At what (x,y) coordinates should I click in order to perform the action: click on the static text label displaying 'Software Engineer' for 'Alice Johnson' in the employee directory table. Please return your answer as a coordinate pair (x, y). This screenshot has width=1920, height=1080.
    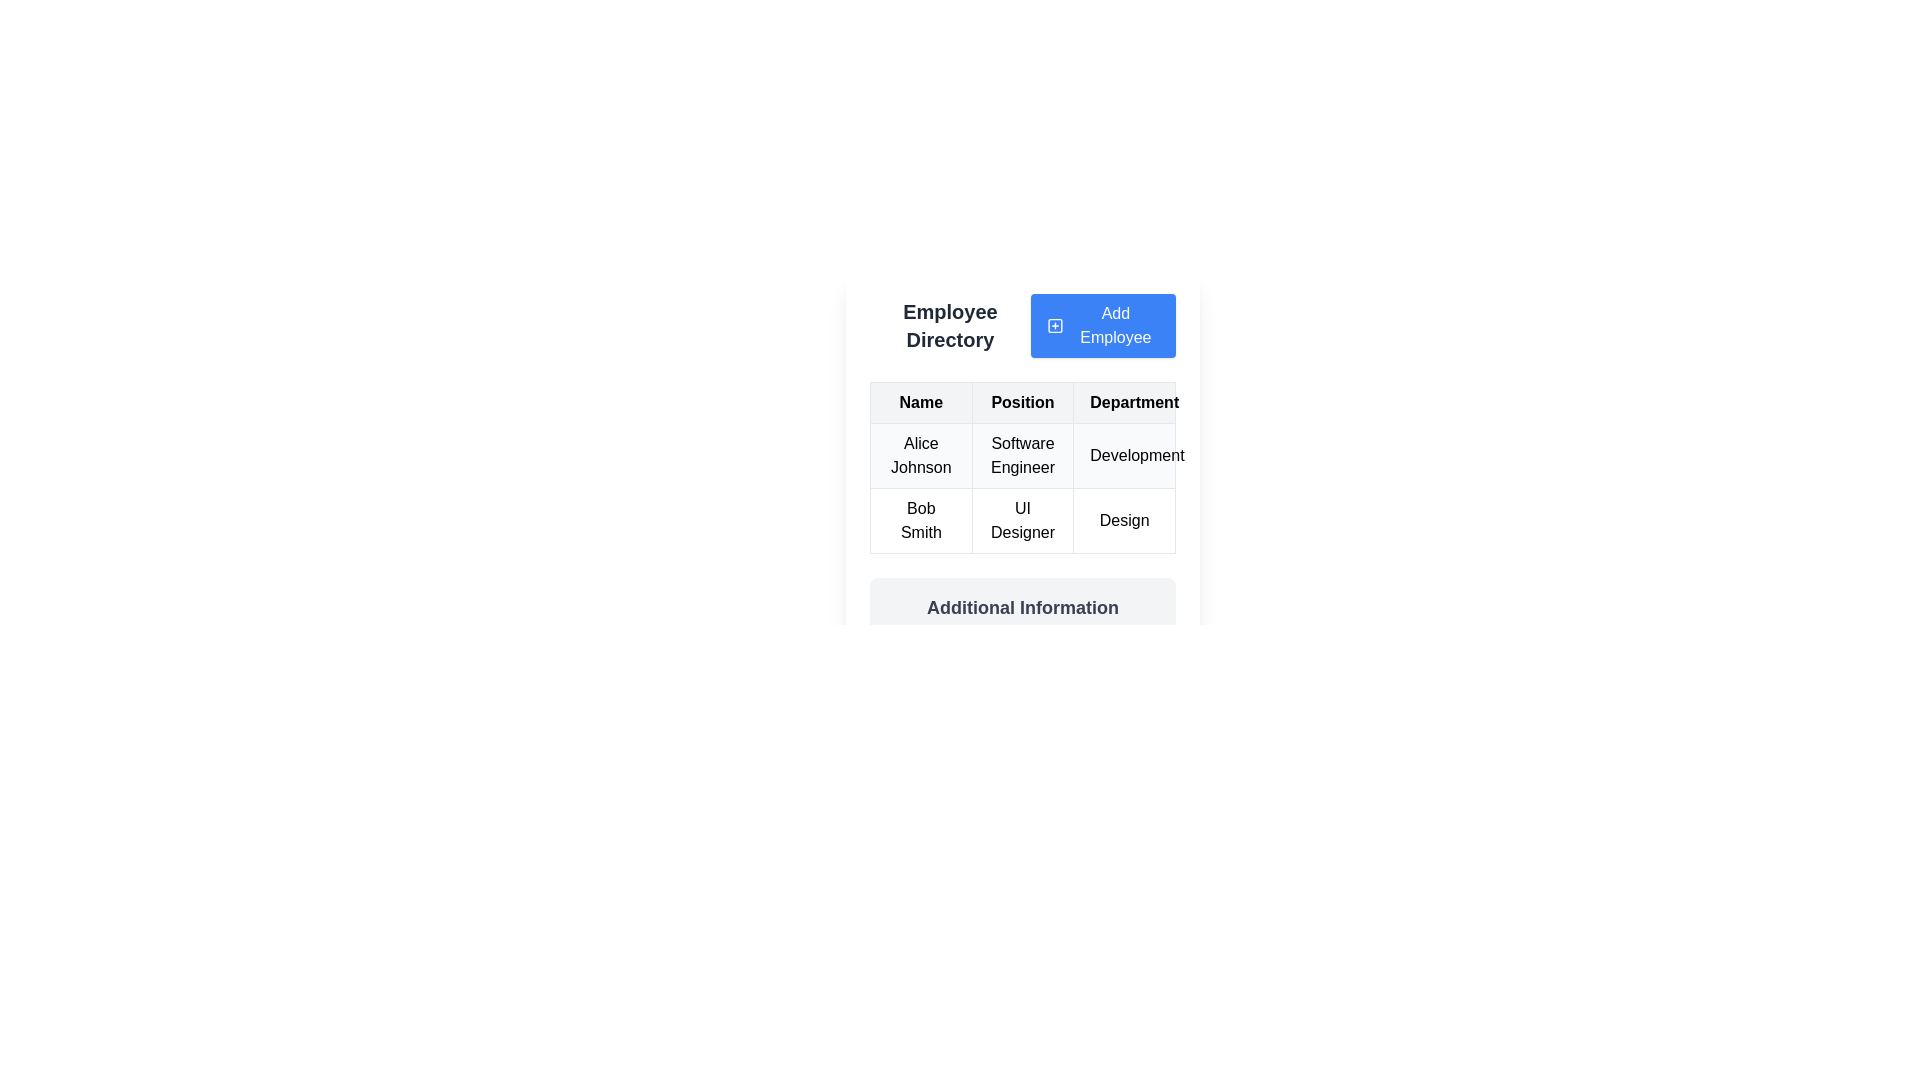
    Looking at the image, I should click on (1022, 455).